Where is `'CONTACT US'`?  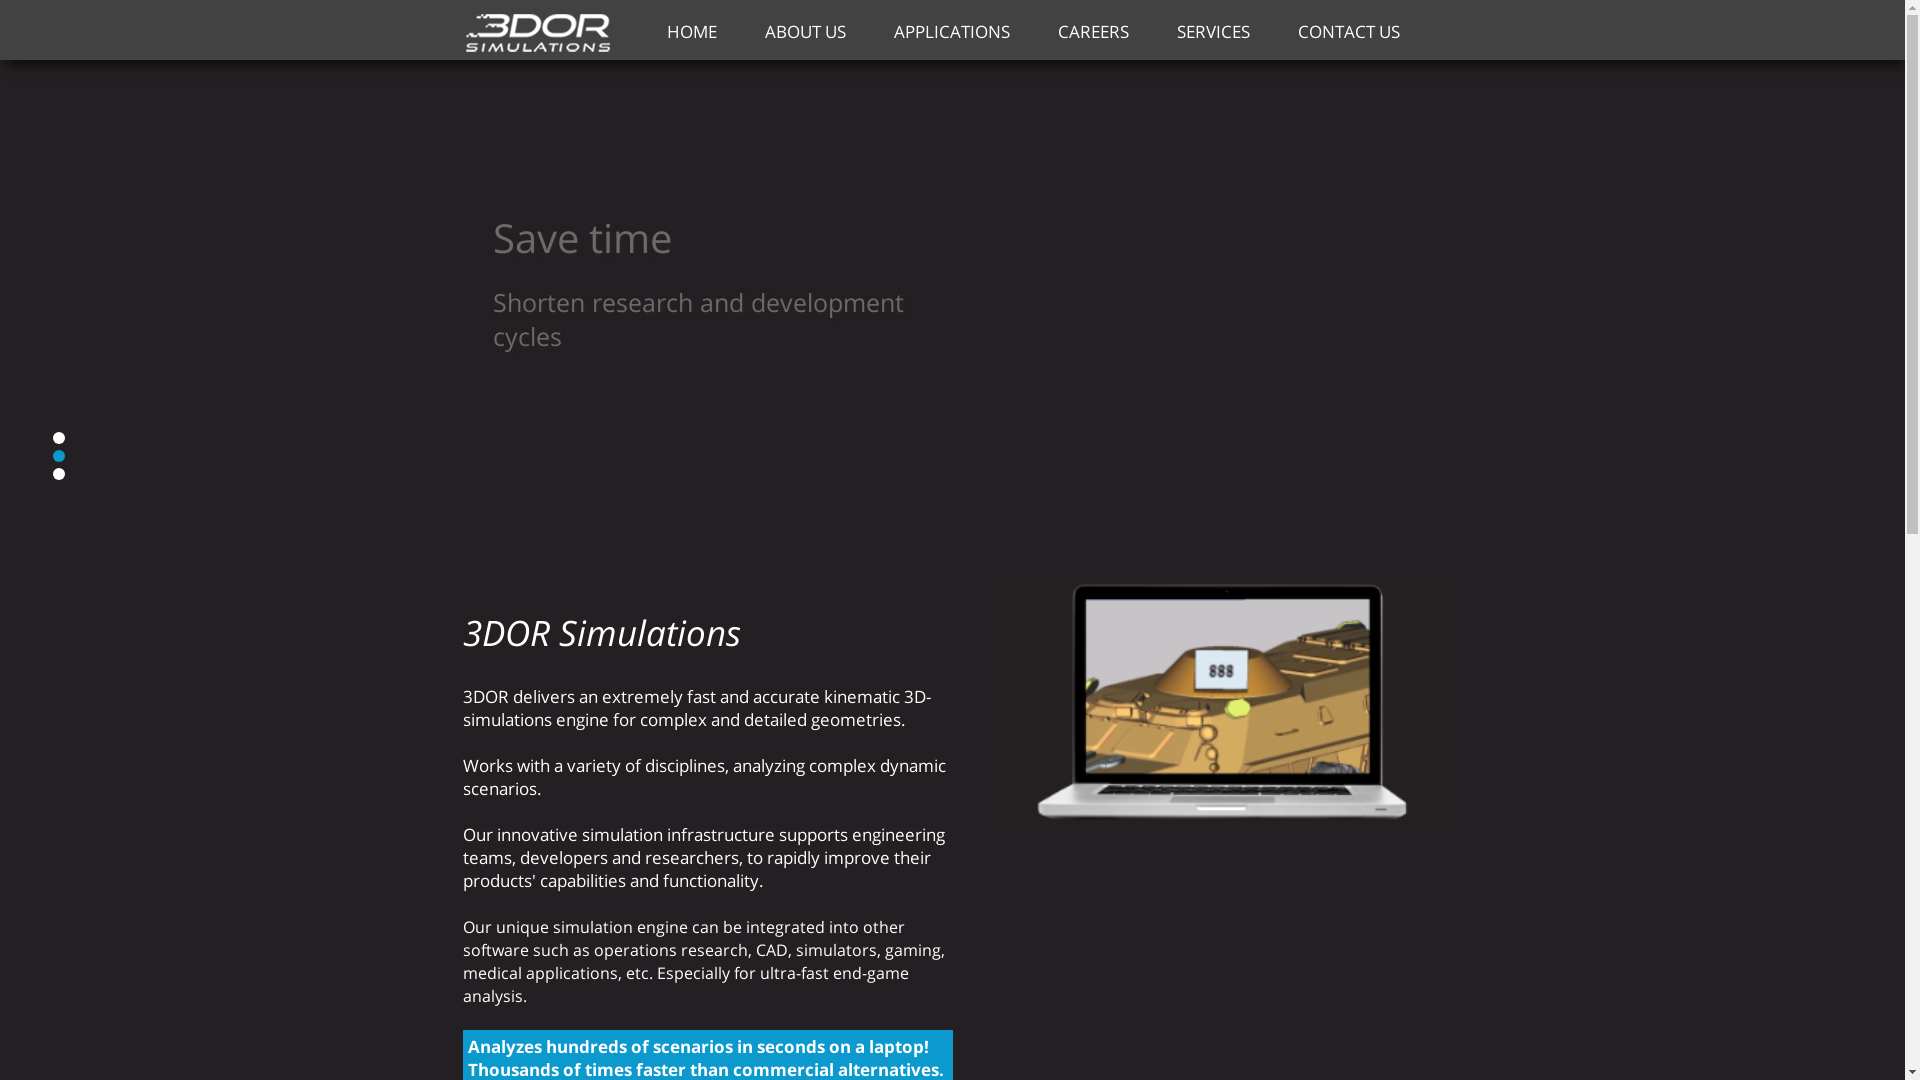
'CONTACT US' is located at coordinates (1348, 31).